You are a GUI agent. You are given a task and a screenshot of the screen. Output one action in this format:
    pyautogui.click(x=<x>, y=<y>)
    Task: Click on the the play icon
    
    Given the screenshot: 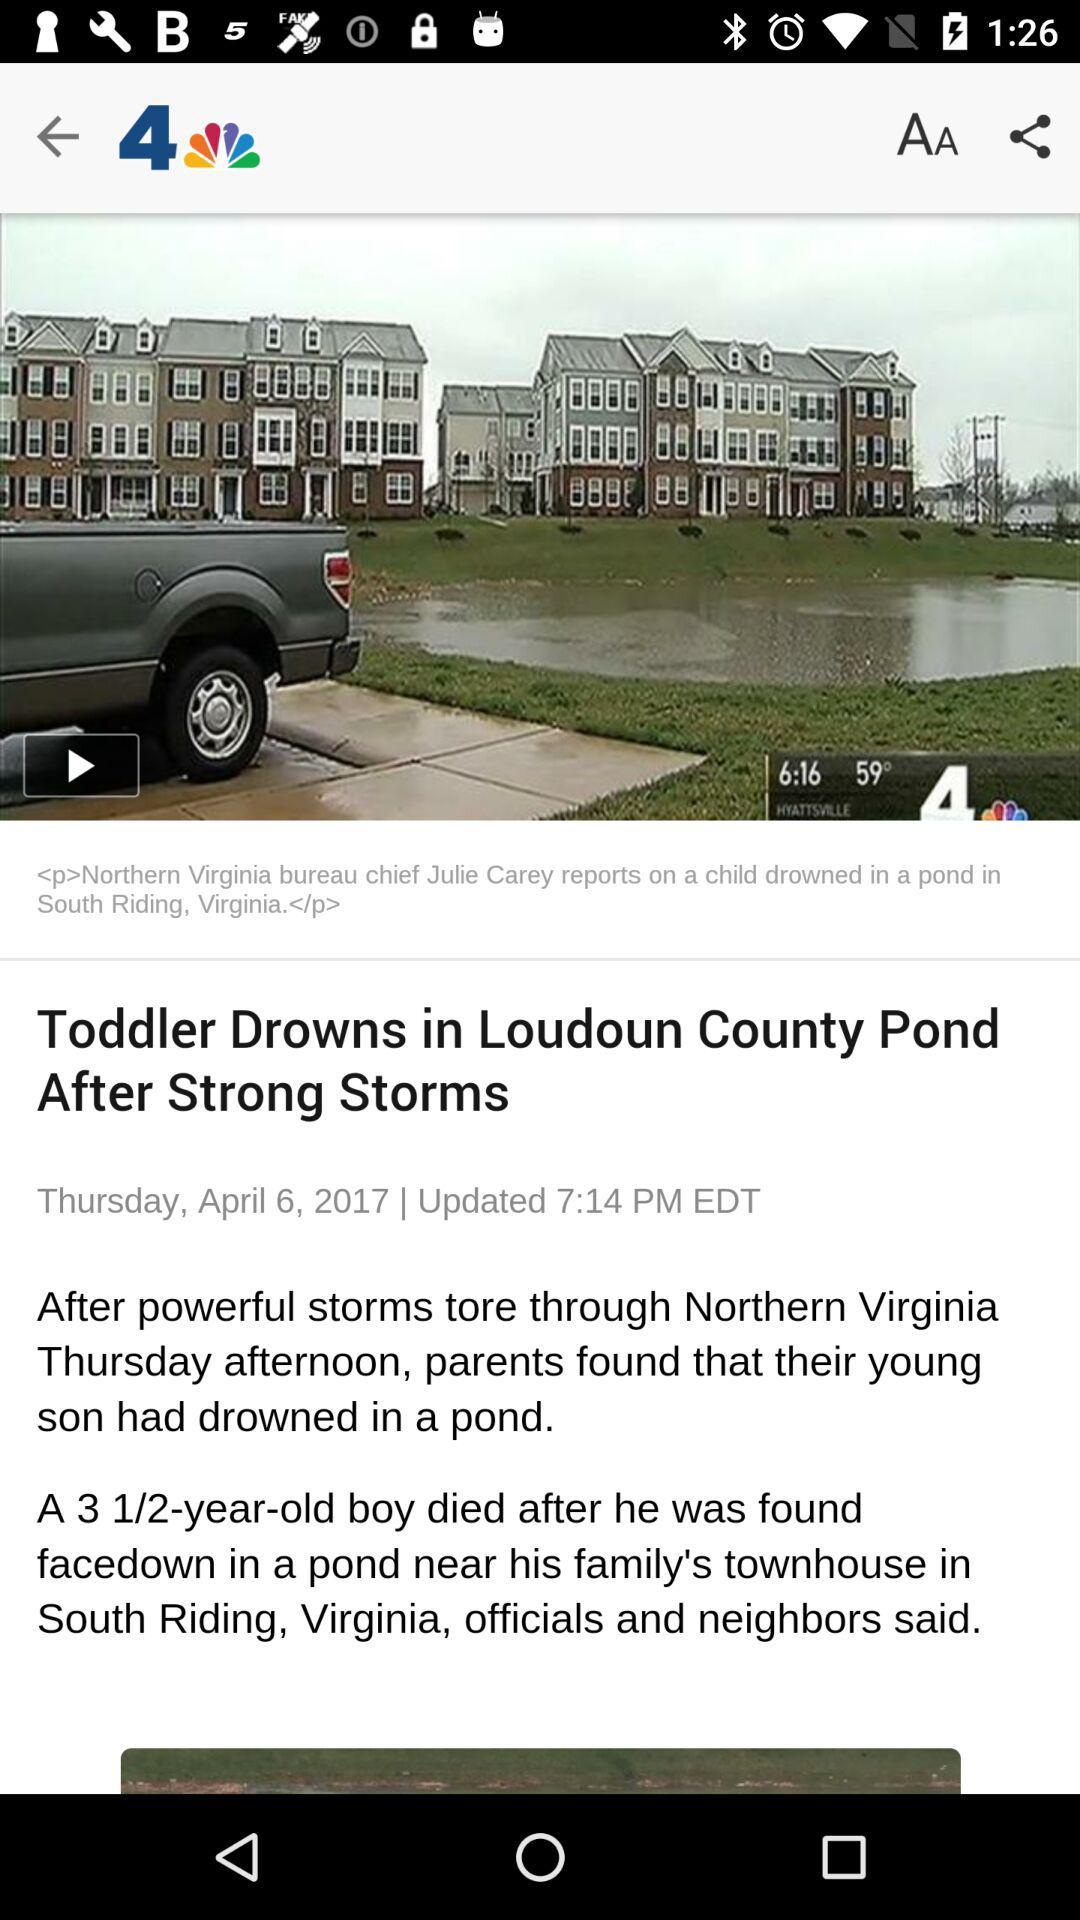 What is the action you would take?
    pyautogui.click(x=80, y=763)
    